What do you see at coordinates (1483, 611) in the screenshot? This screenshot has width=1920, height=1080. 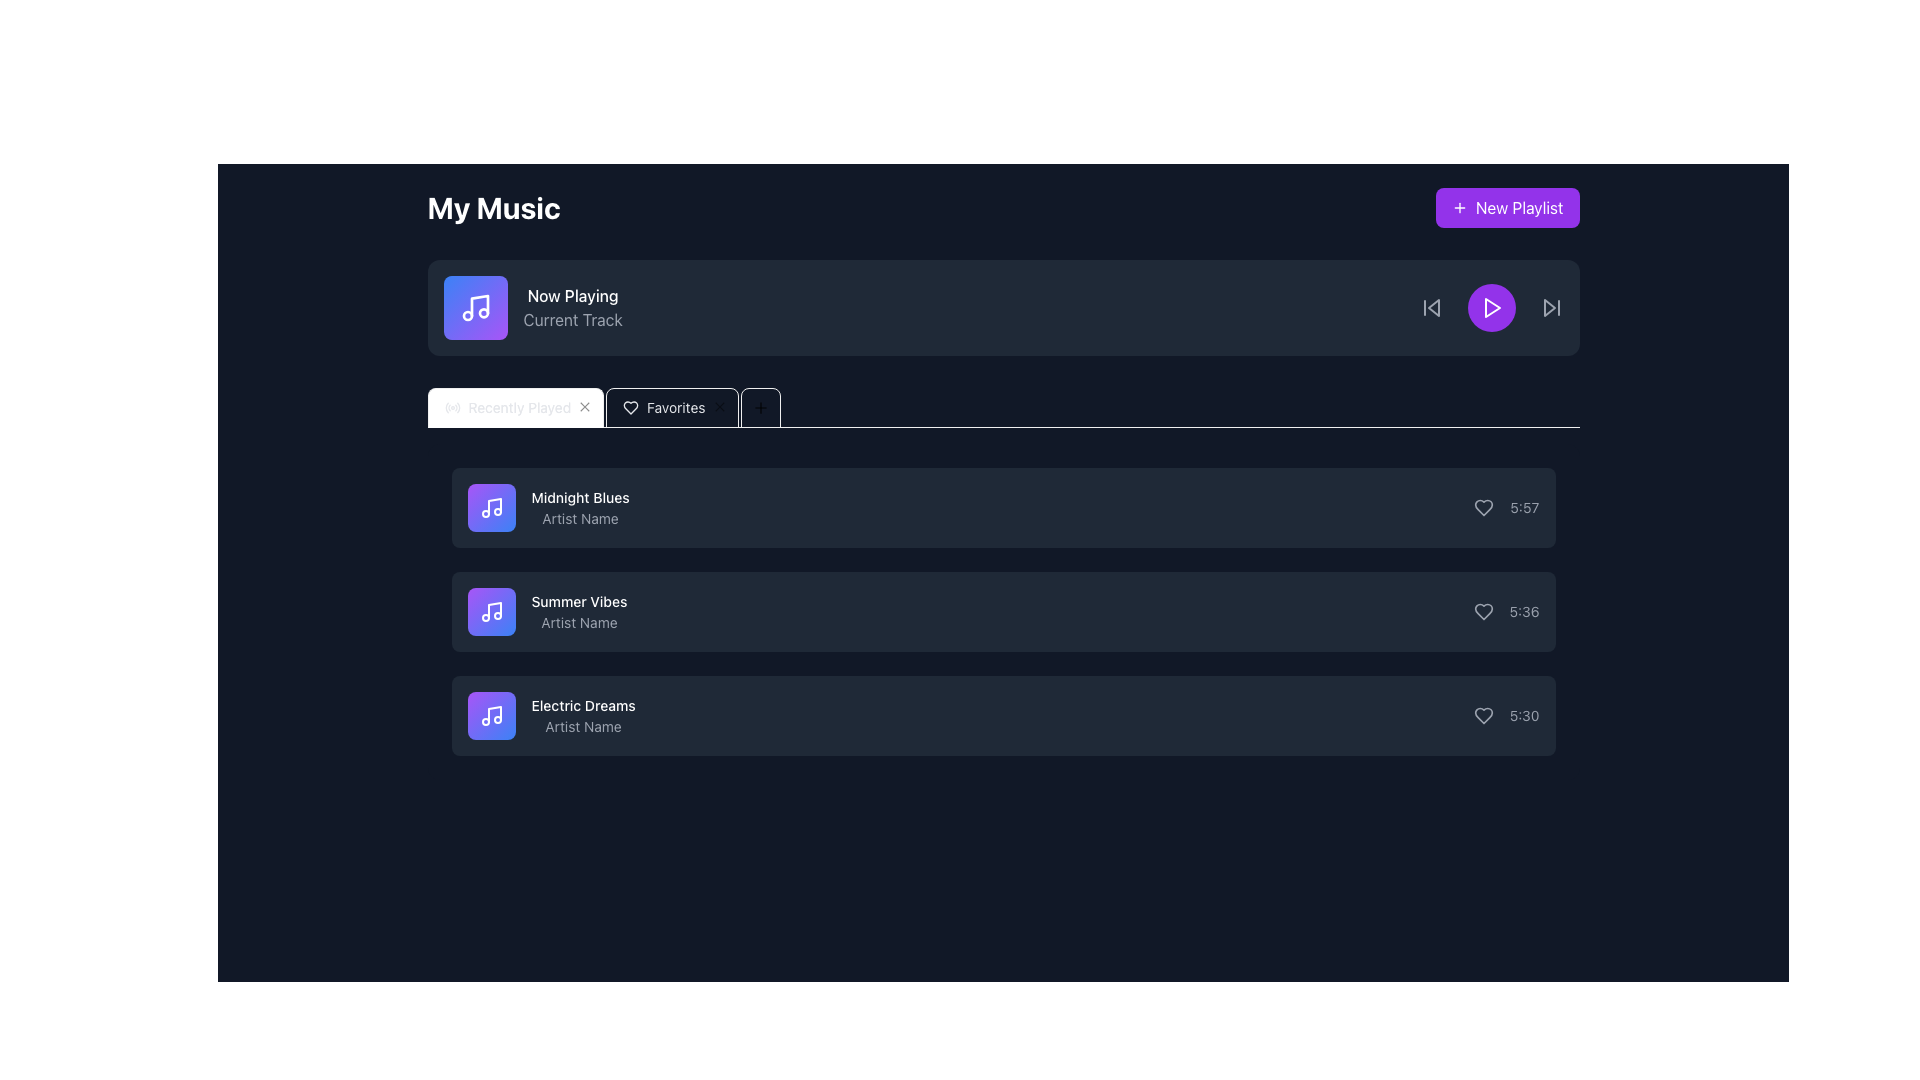 I see `the heart-shaped interactive icon located in the second song entry from the top of the music playlist interface` at bounding box center [1483, 611].